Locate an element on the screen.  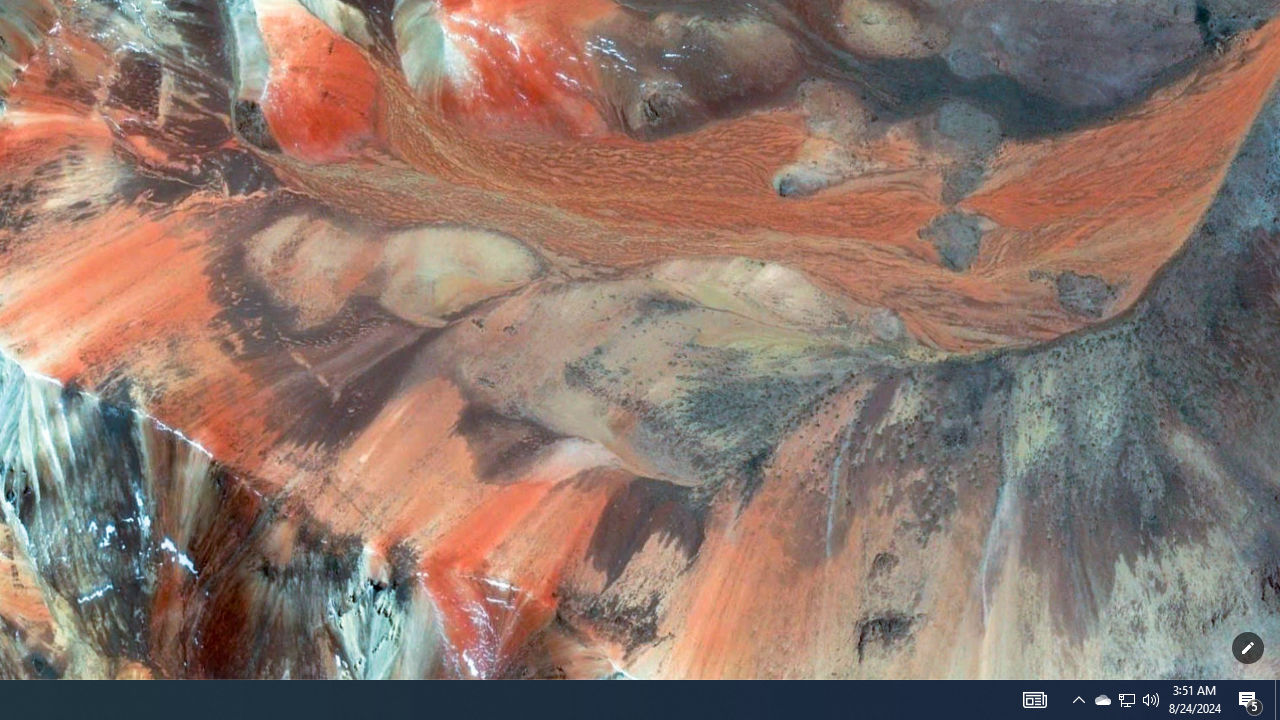
'Customize this page' is located at coordinates (1247, 648).